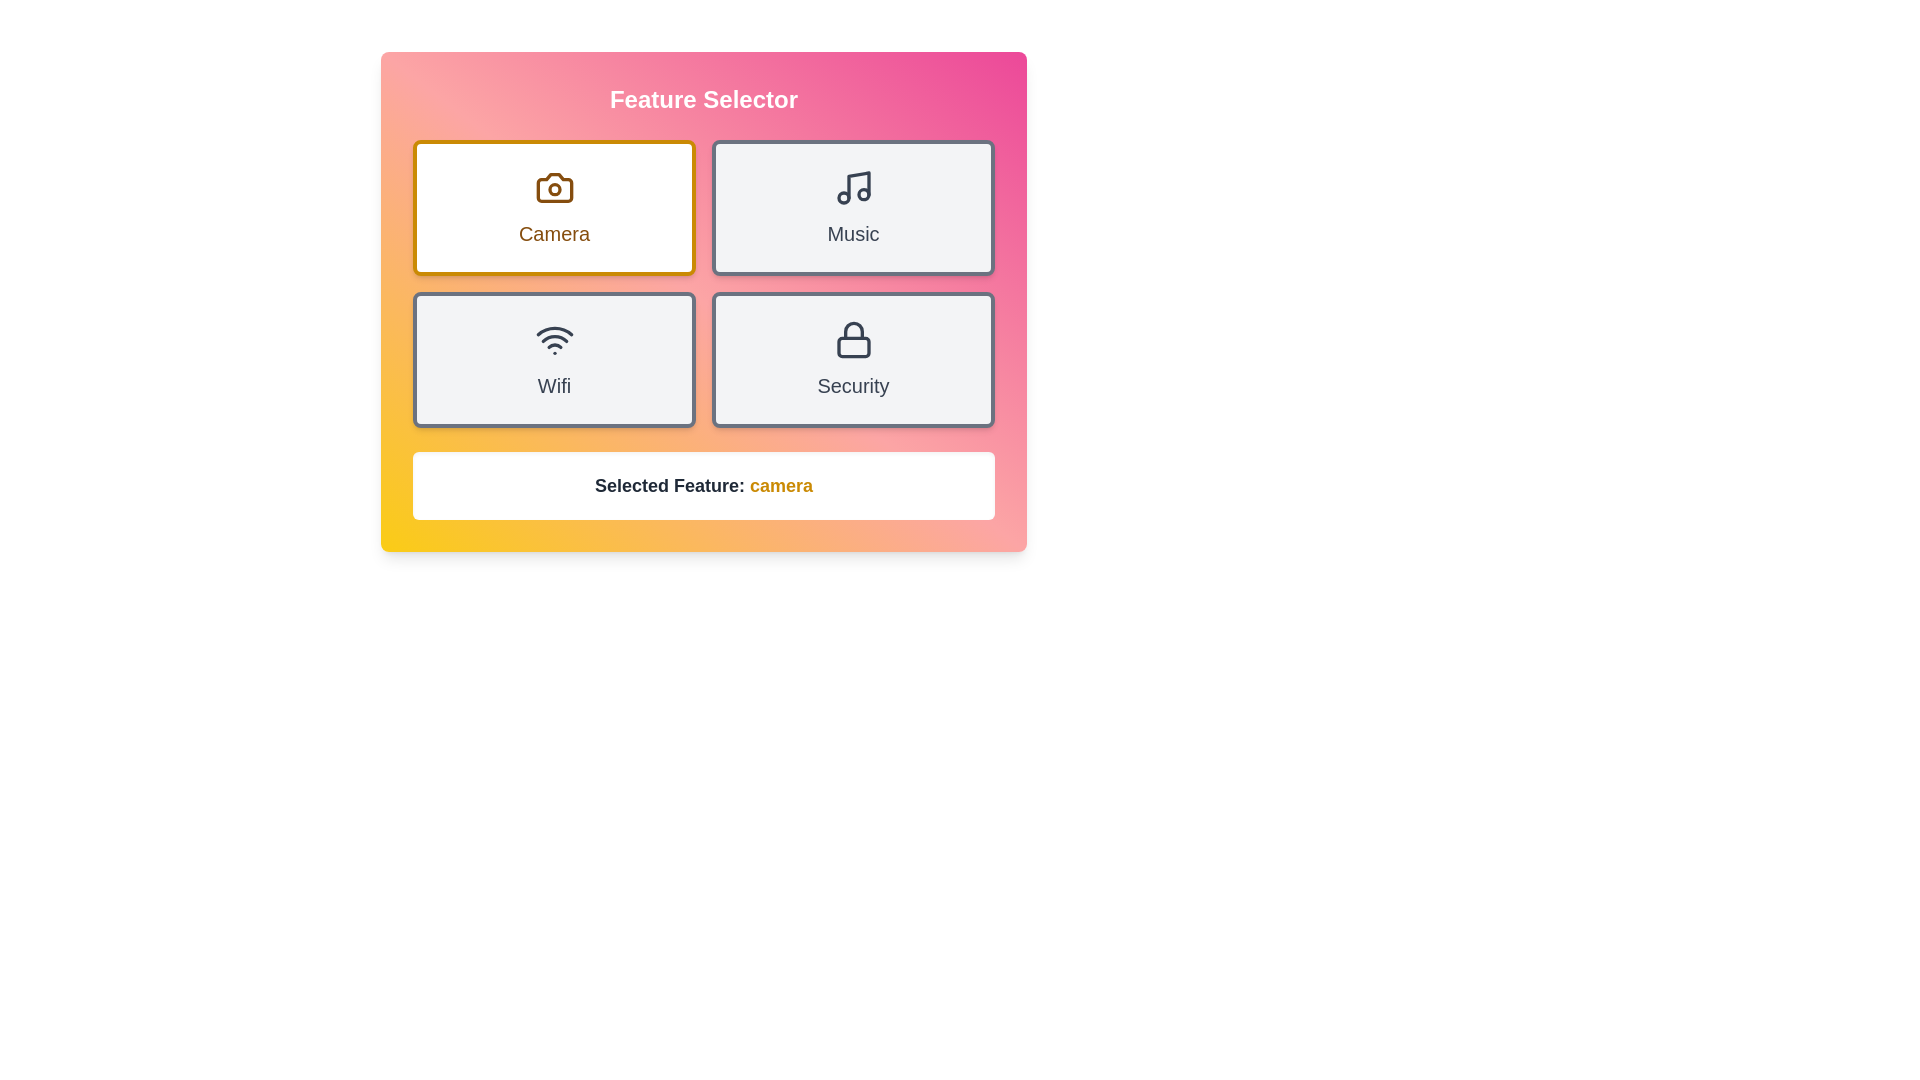 The height and width of the screenshot is (1080, 1920). What do you see at coordinates (853, 208) in the screenshot?
I see `the rectangular 'Music' button with a light gray background and a musical note icon at the top, located in the top row, second column of the grid` at bounding box center [853, 208].